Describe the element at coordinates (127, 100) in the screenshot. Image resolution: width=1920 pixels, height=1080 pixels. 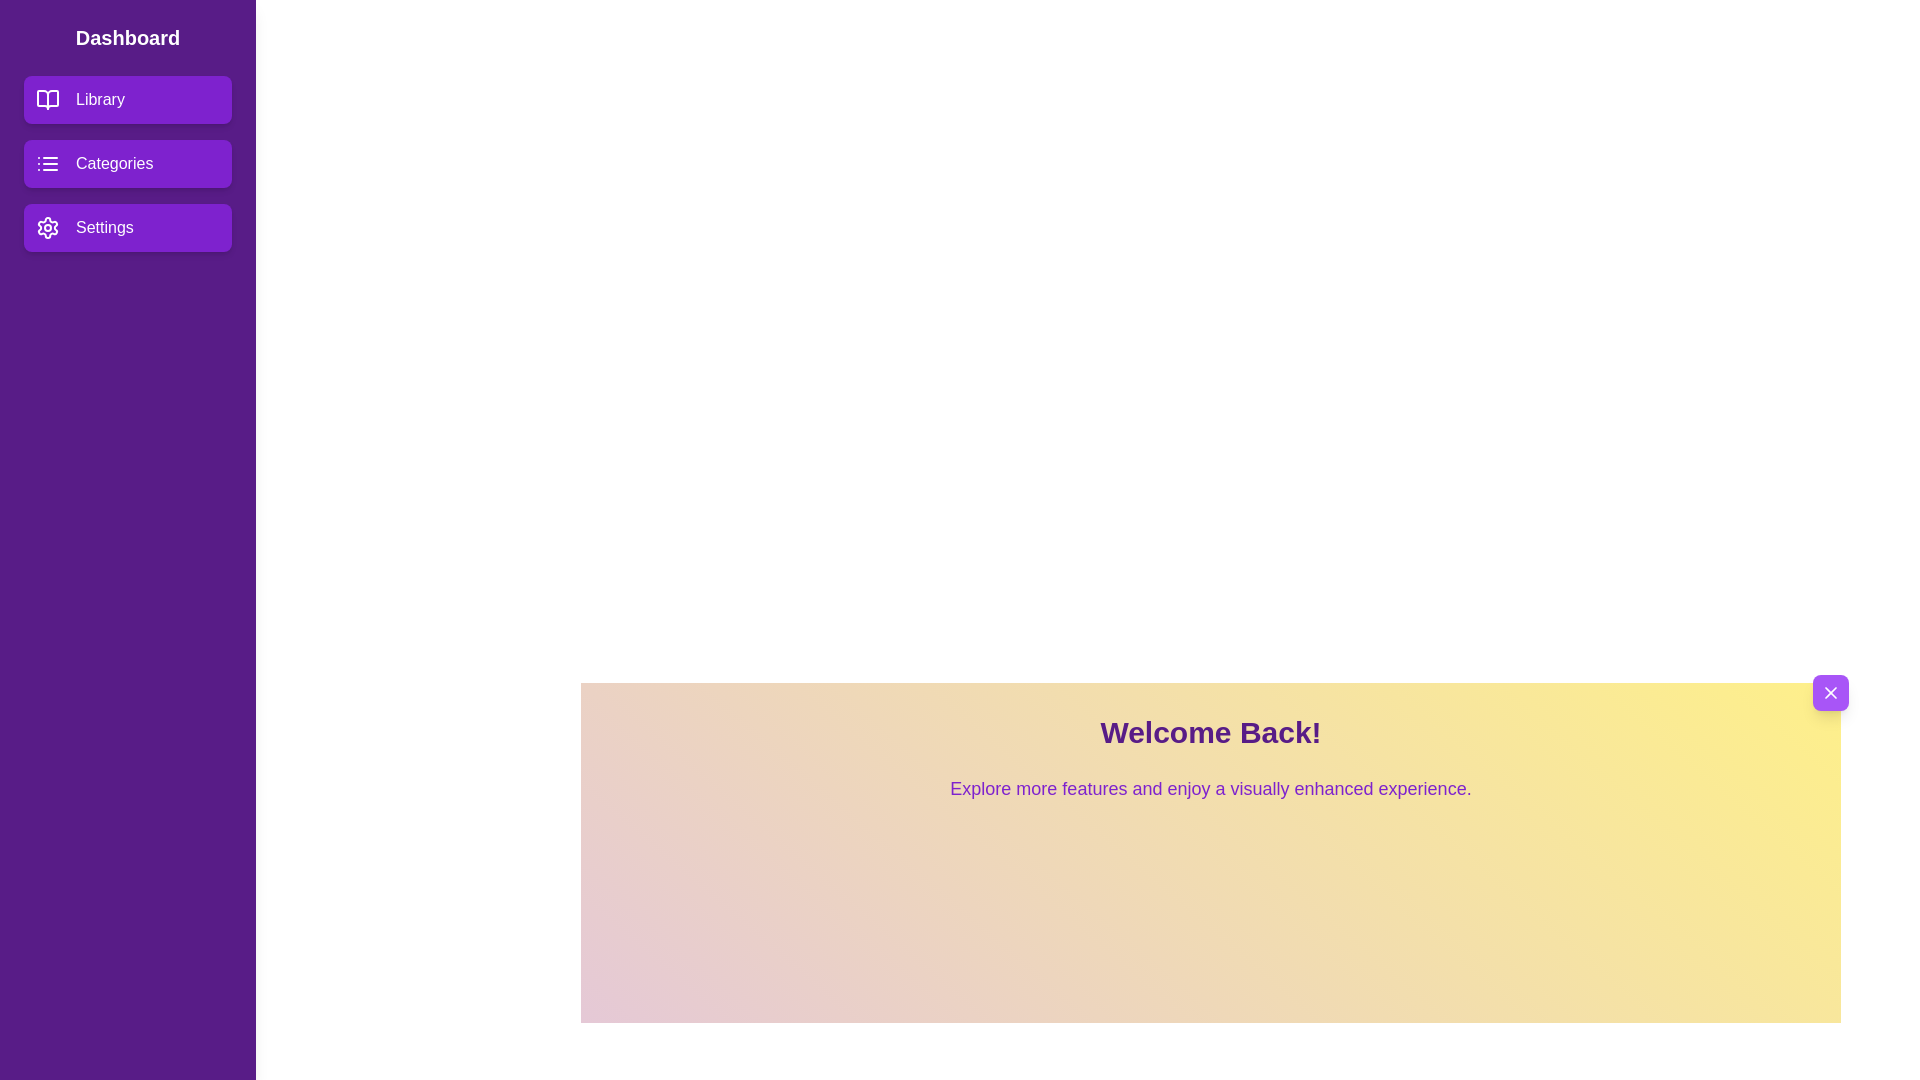
I see `the menu item Library from the list` at that location.